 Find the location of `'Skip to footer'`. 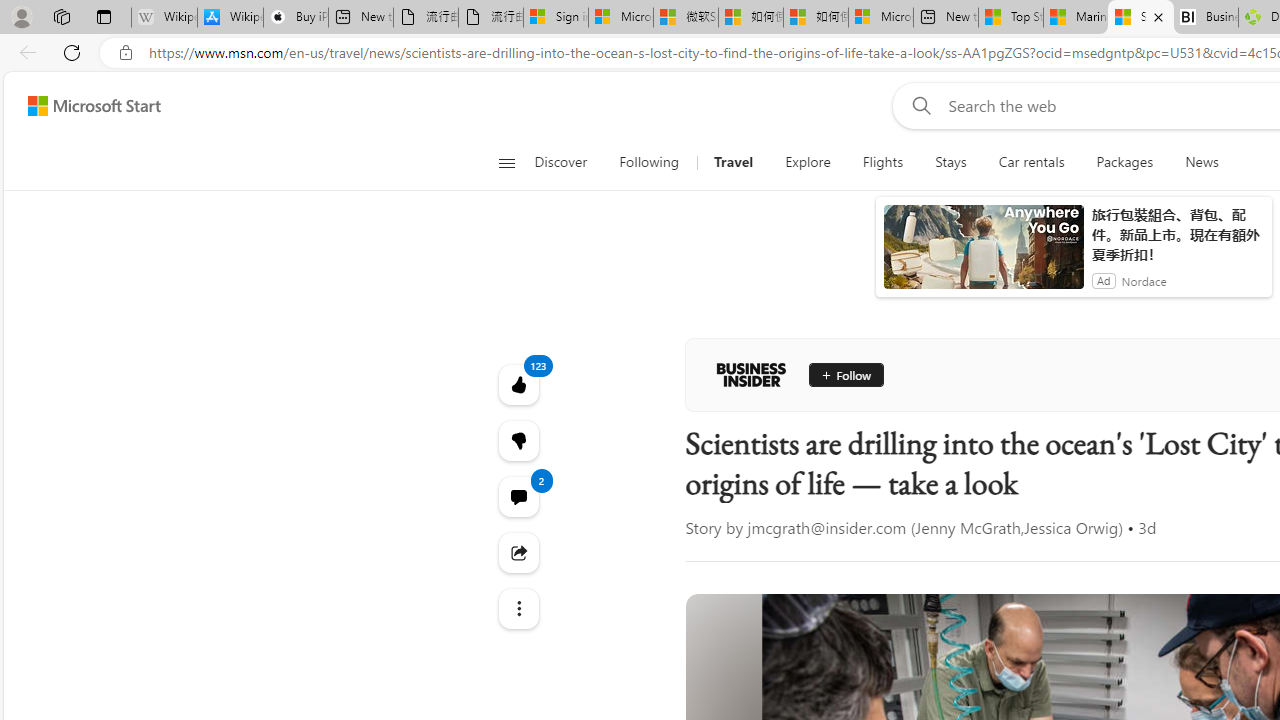

'Skip to footer' is located at coordinates (81, 105).